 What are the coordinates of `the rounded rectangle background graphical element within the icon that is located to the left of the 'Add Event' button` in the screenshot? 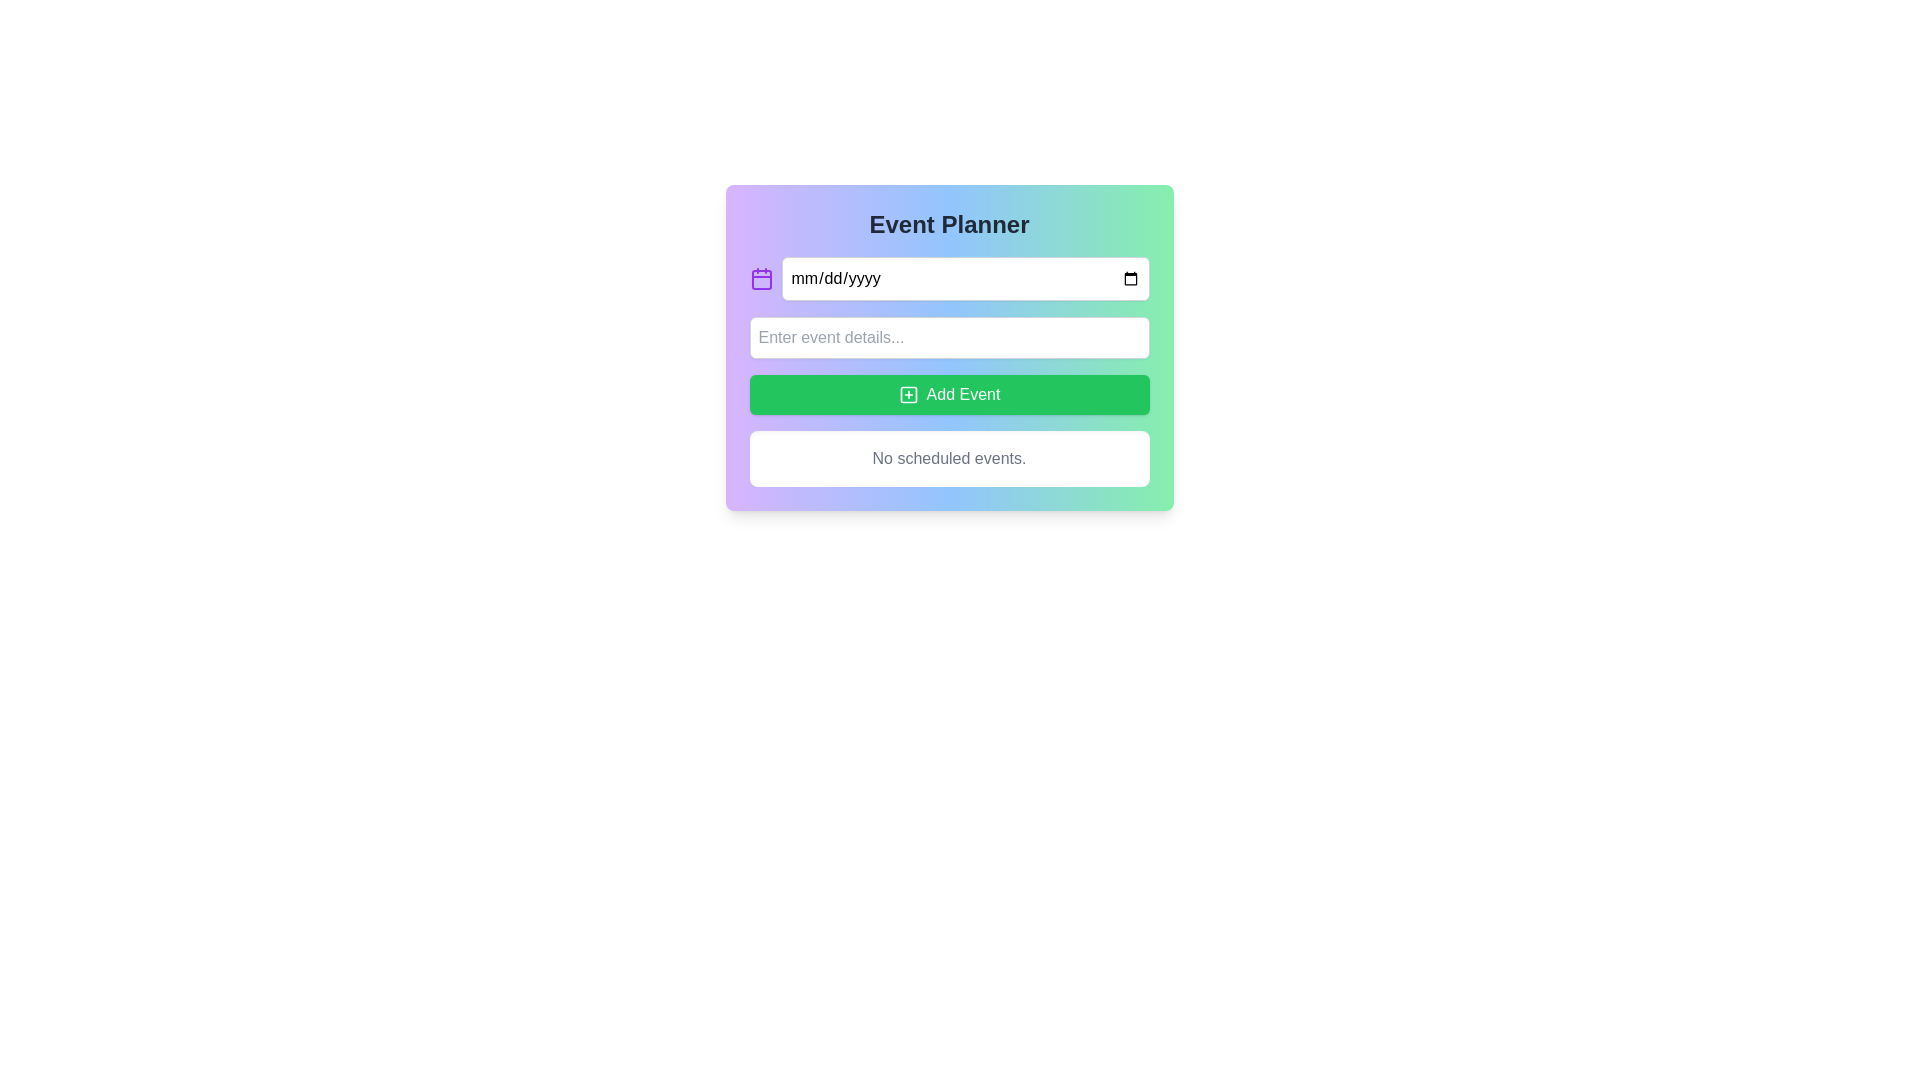 It's located at (907, 394).